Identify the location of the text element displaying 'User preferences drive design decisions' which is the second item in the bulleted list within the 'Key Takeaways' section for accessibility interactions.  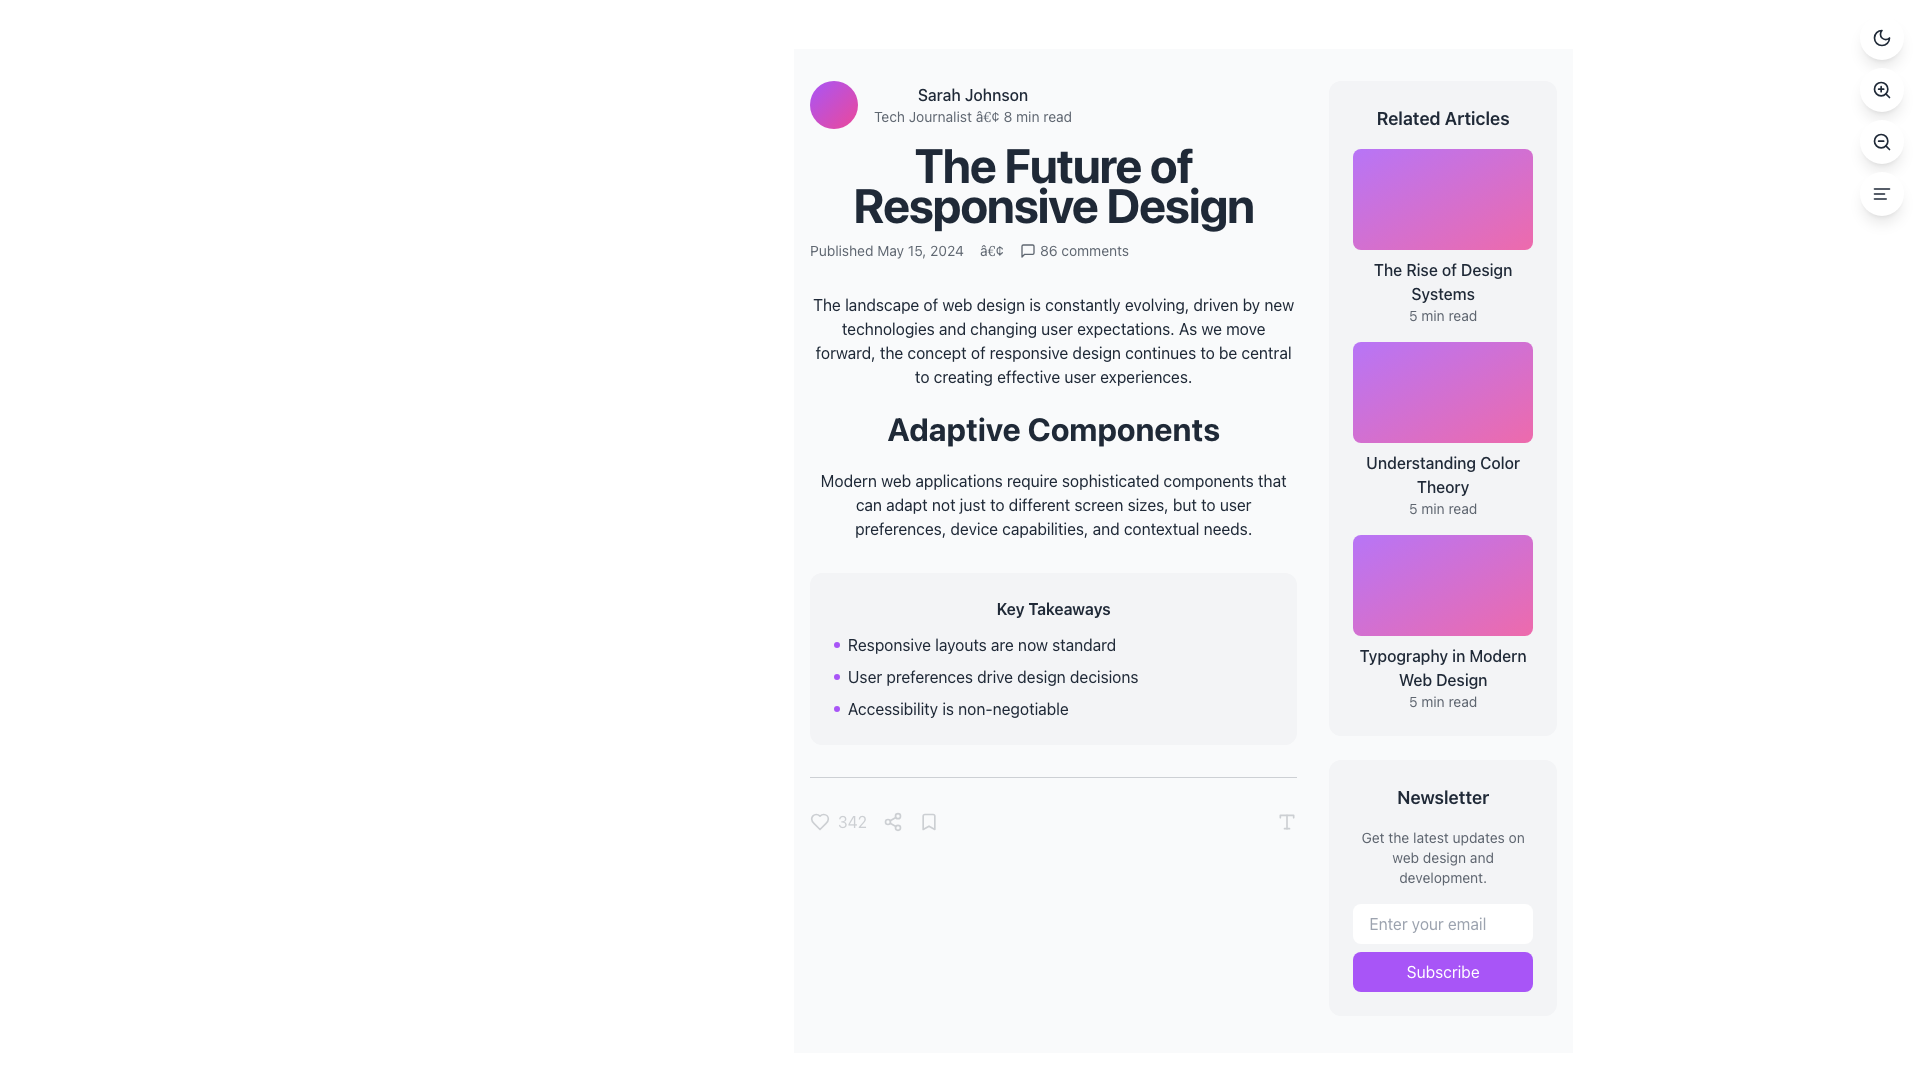
(993, 676).